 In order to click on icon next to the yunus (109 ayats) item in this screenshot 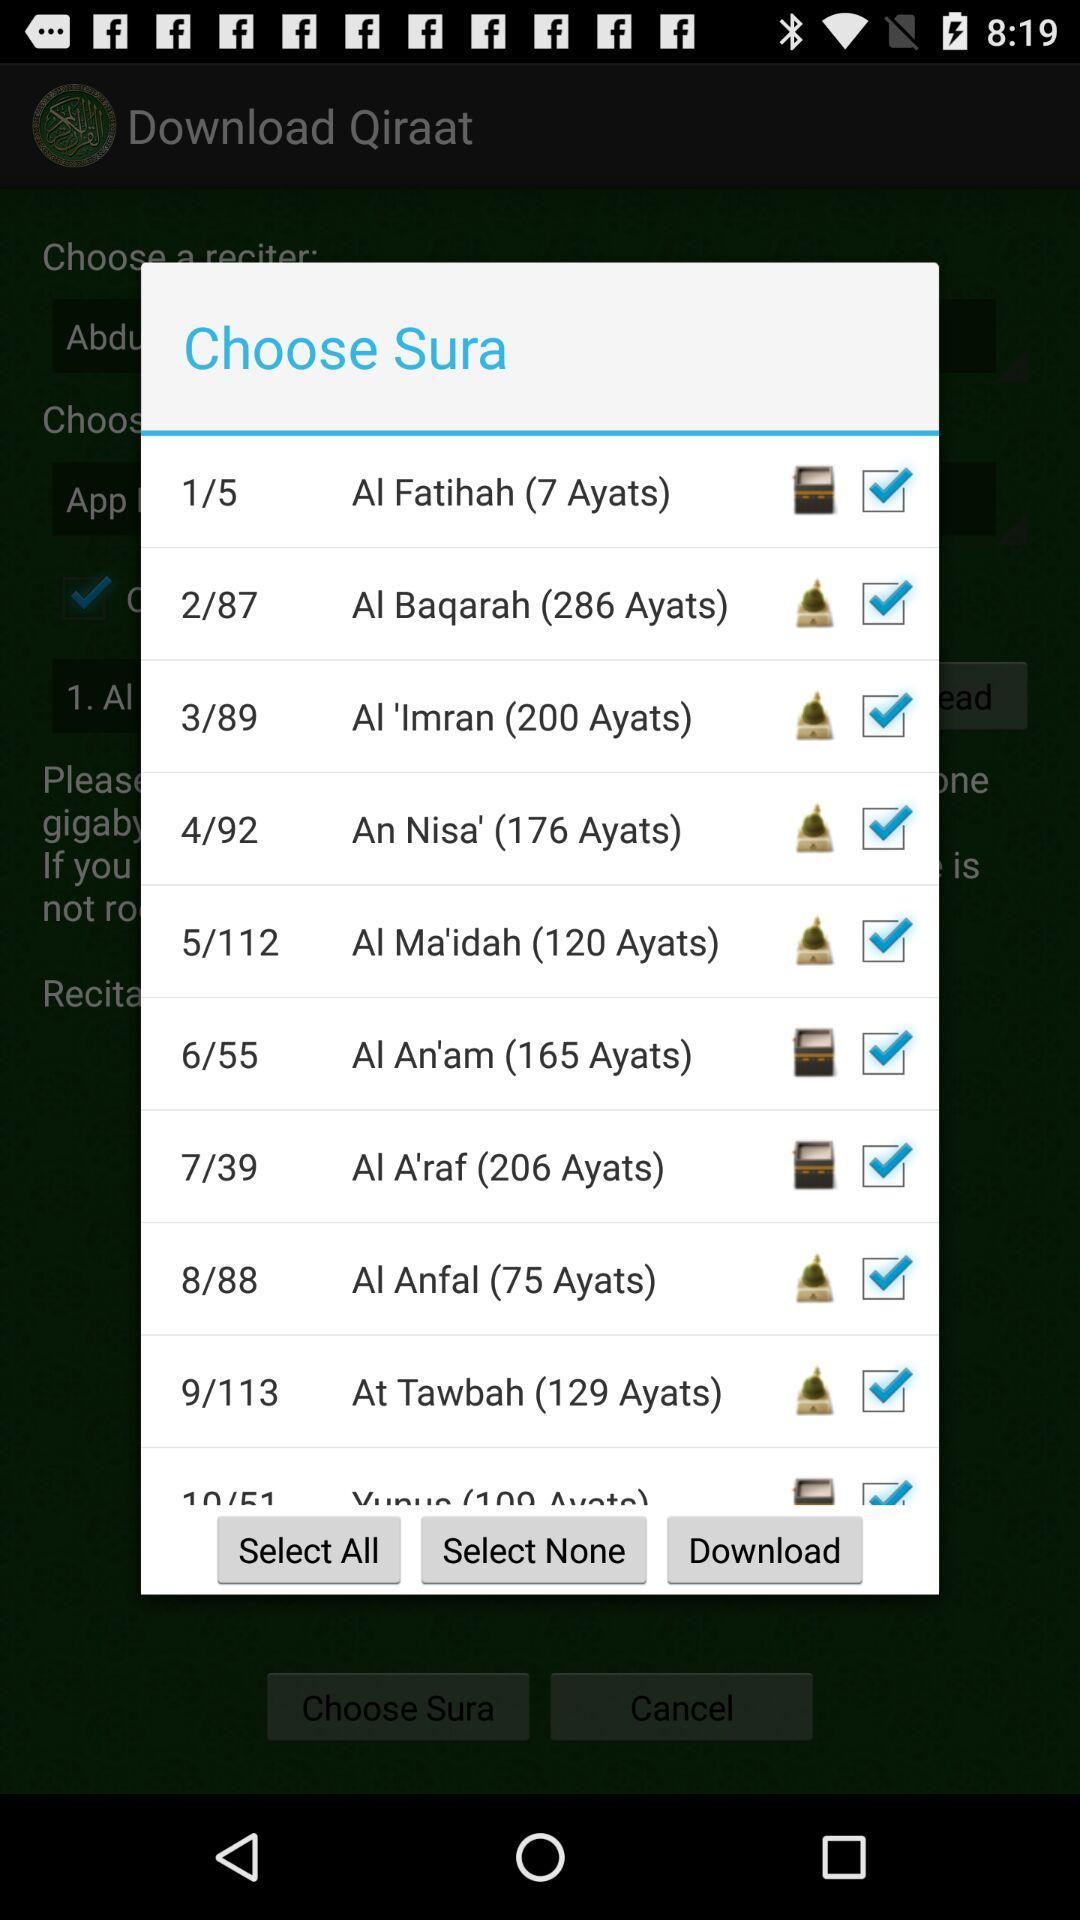, I will do `click(252, 1492)`.